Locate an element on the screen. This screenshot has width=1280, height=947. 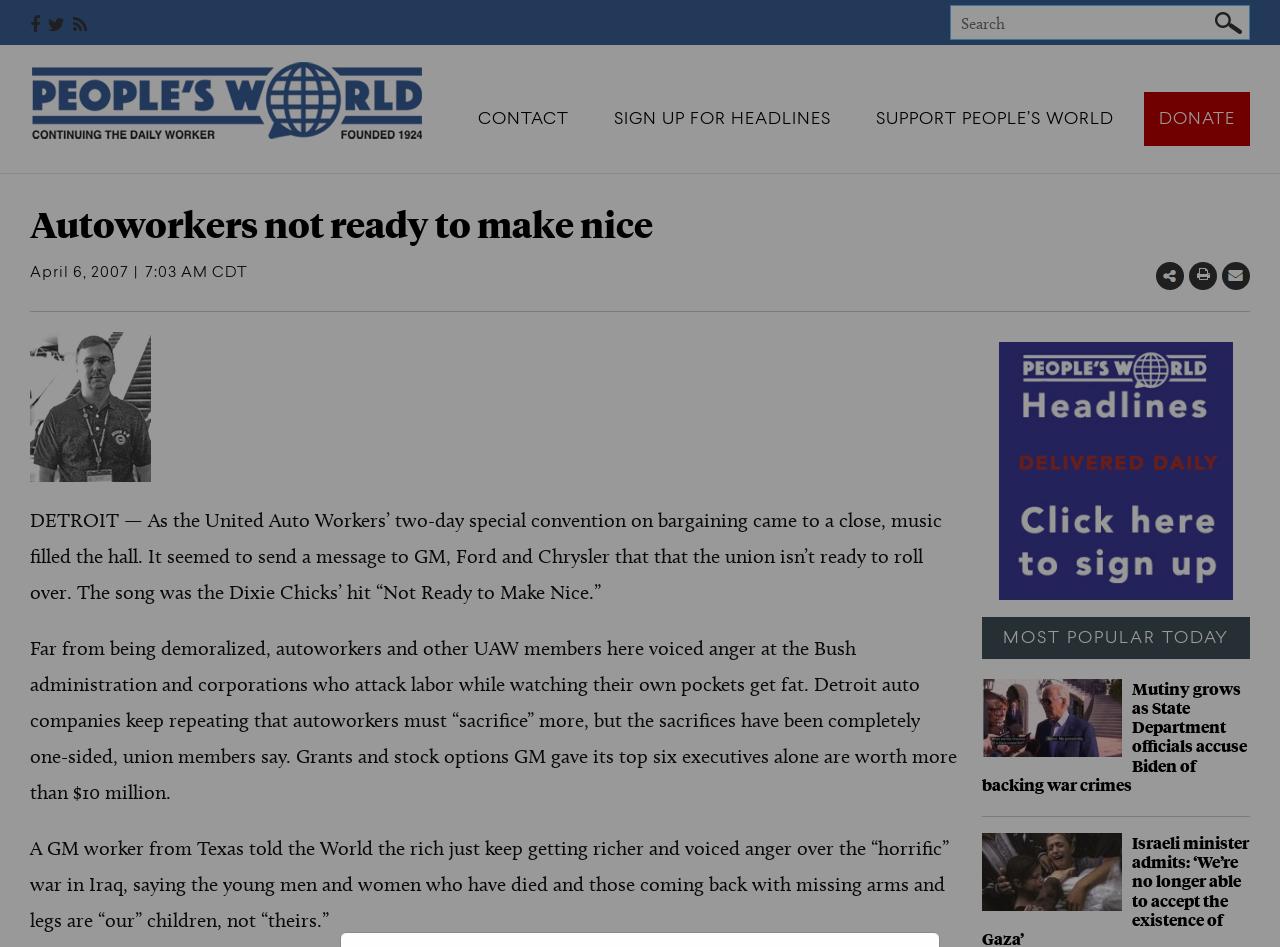
'A GM worker from Texas told the World the rich just keep getting richer and voiced anger over the “horrific” war in Iraq, saying the young men and women who have died and those coming back with missing arms and legs are “our” children, not “theirs.”' is located at coordinates (489, 883).